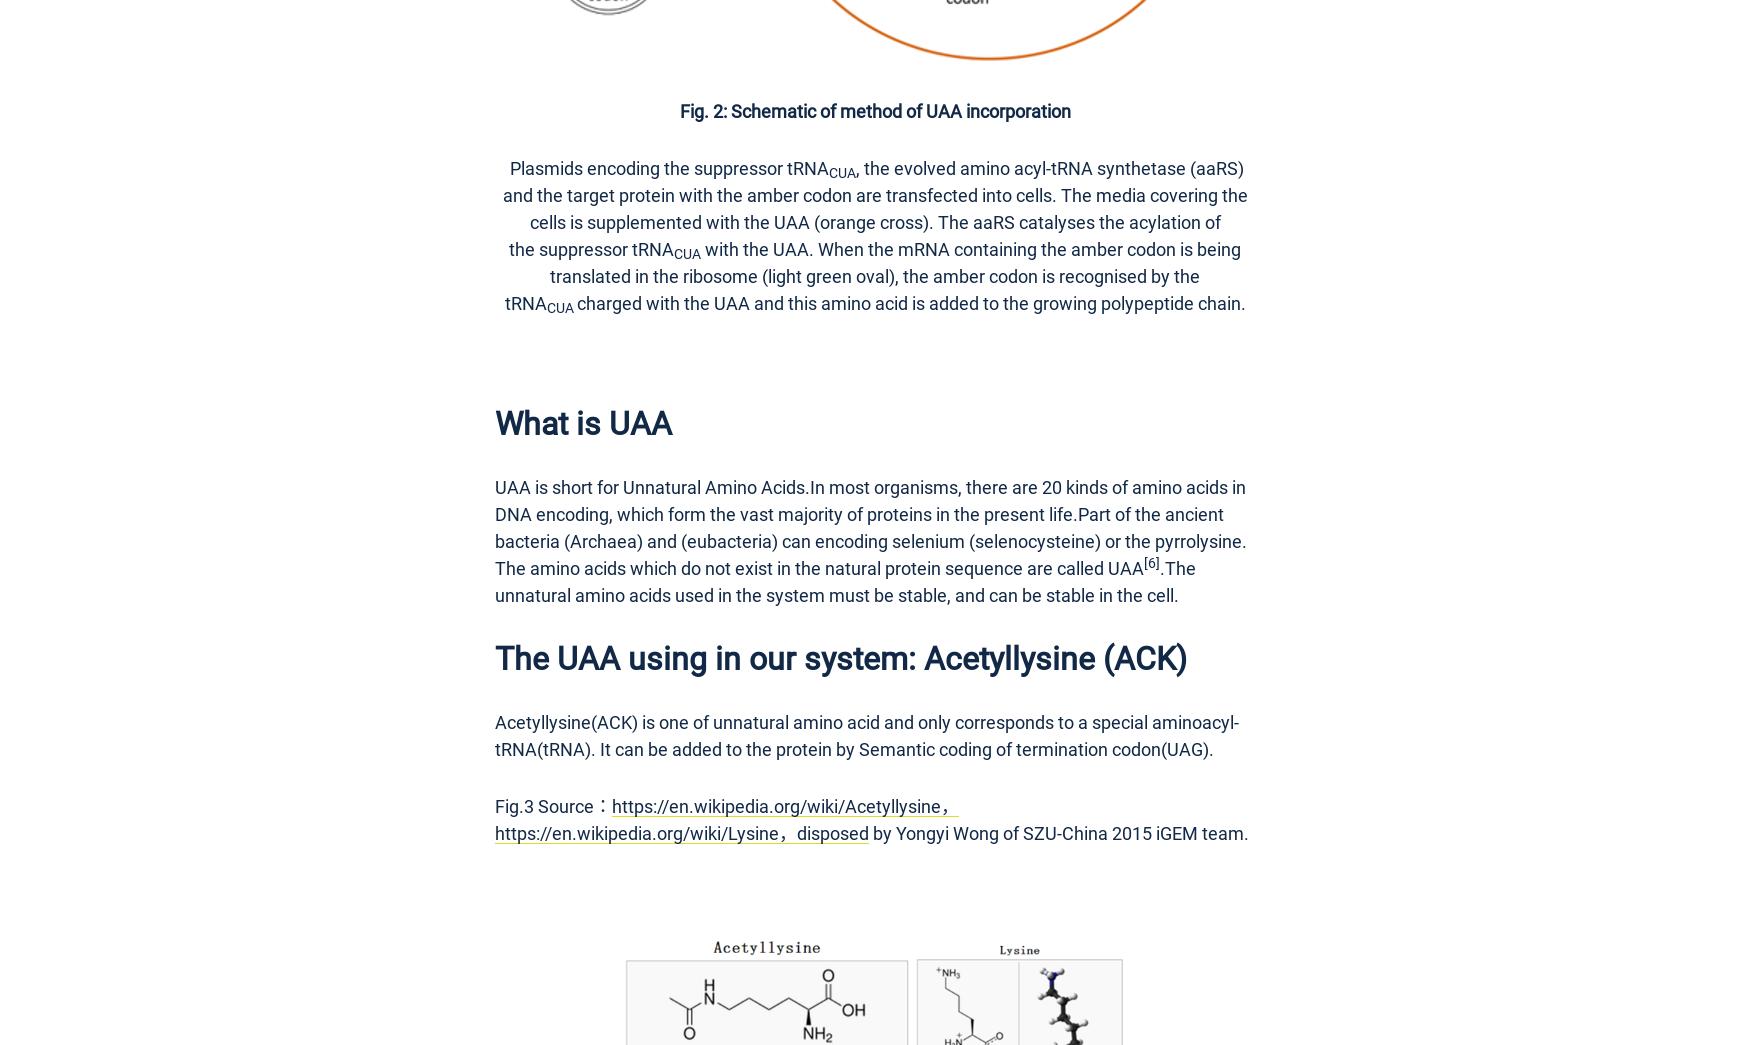 The image size is (1750, 1045). What do you see at coordinates (866, 733) in the screenshot?
I see `'Acetyllysine(ACK) is one of unnatural amino acid and only corresponds to a special aminoacyl-tRNA(tRNA). It can be added to the protein by Semantic coding of termination codon(UAG).'` at bounding box center [866, 733].